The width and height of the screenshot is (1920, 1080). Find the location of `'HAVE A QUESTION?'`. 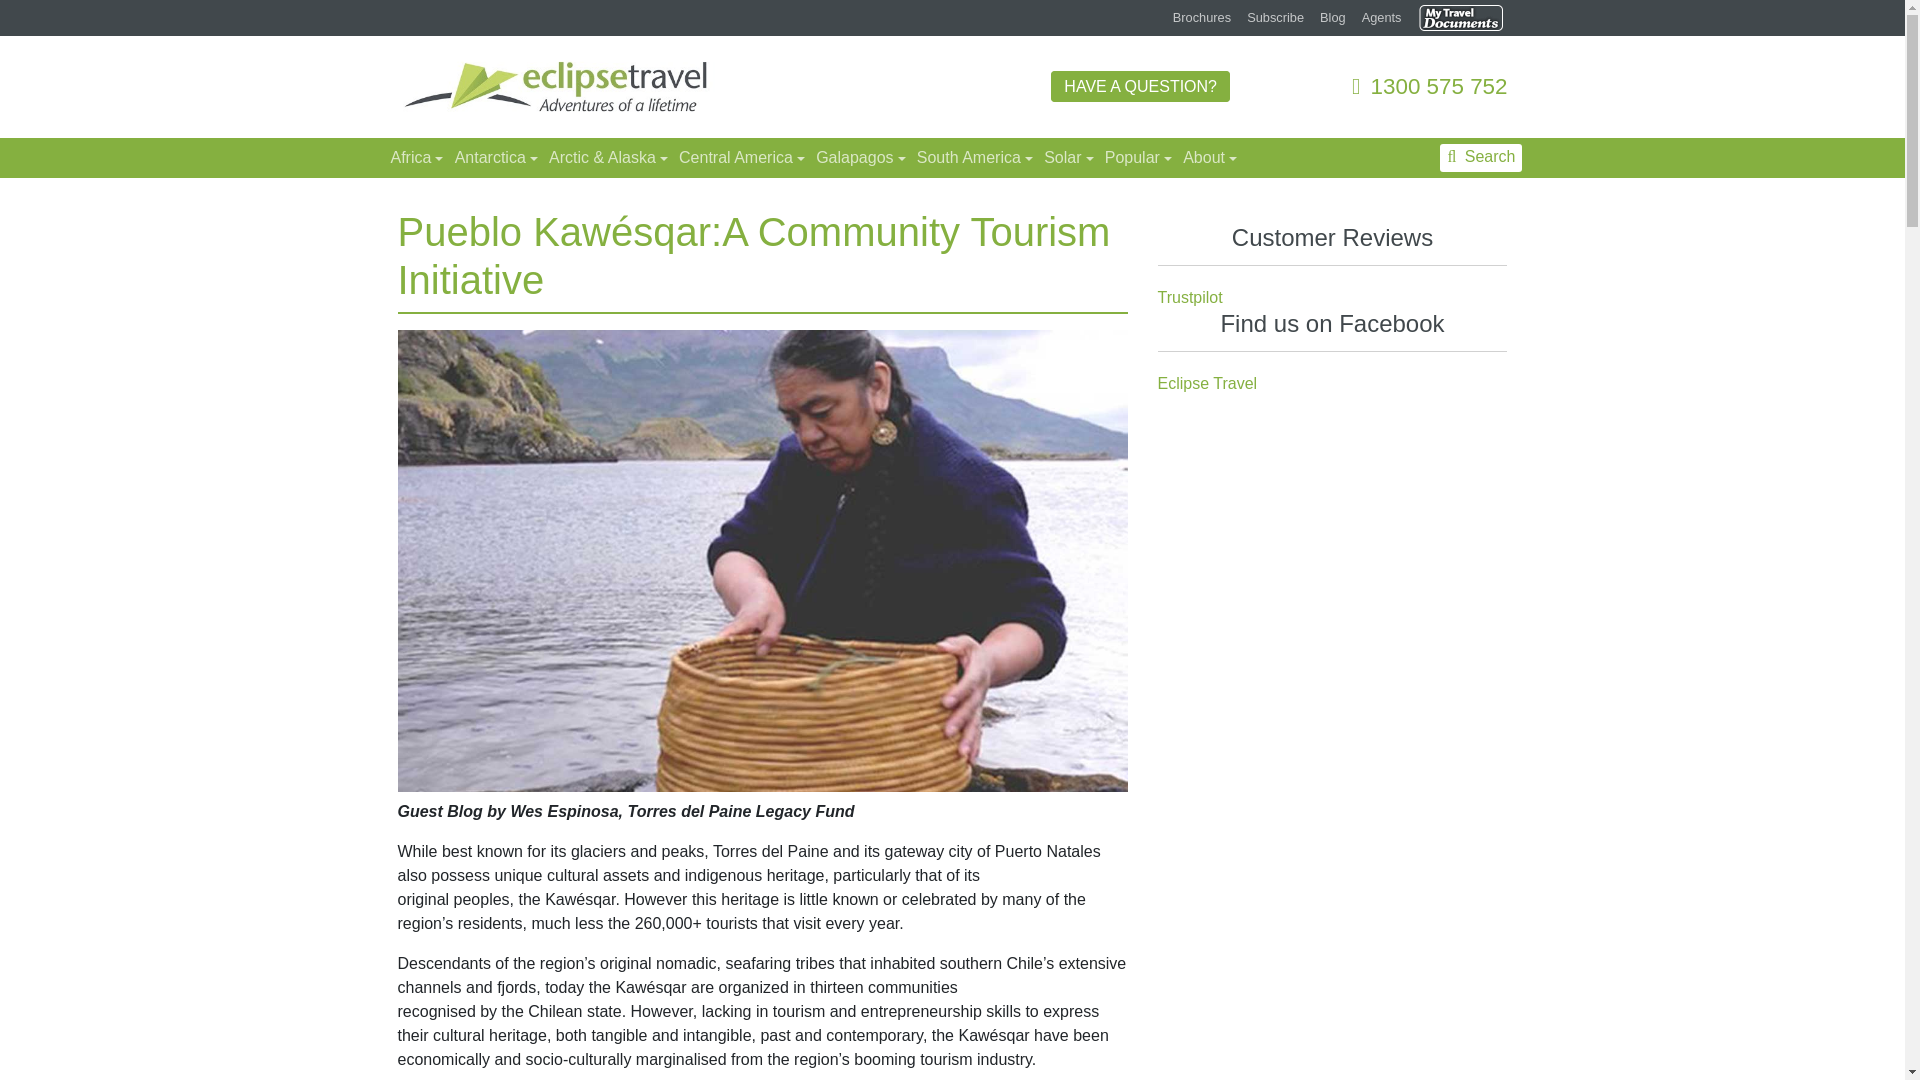

'HAVE A QUESTION?' is located at coordinates (1140, 85).